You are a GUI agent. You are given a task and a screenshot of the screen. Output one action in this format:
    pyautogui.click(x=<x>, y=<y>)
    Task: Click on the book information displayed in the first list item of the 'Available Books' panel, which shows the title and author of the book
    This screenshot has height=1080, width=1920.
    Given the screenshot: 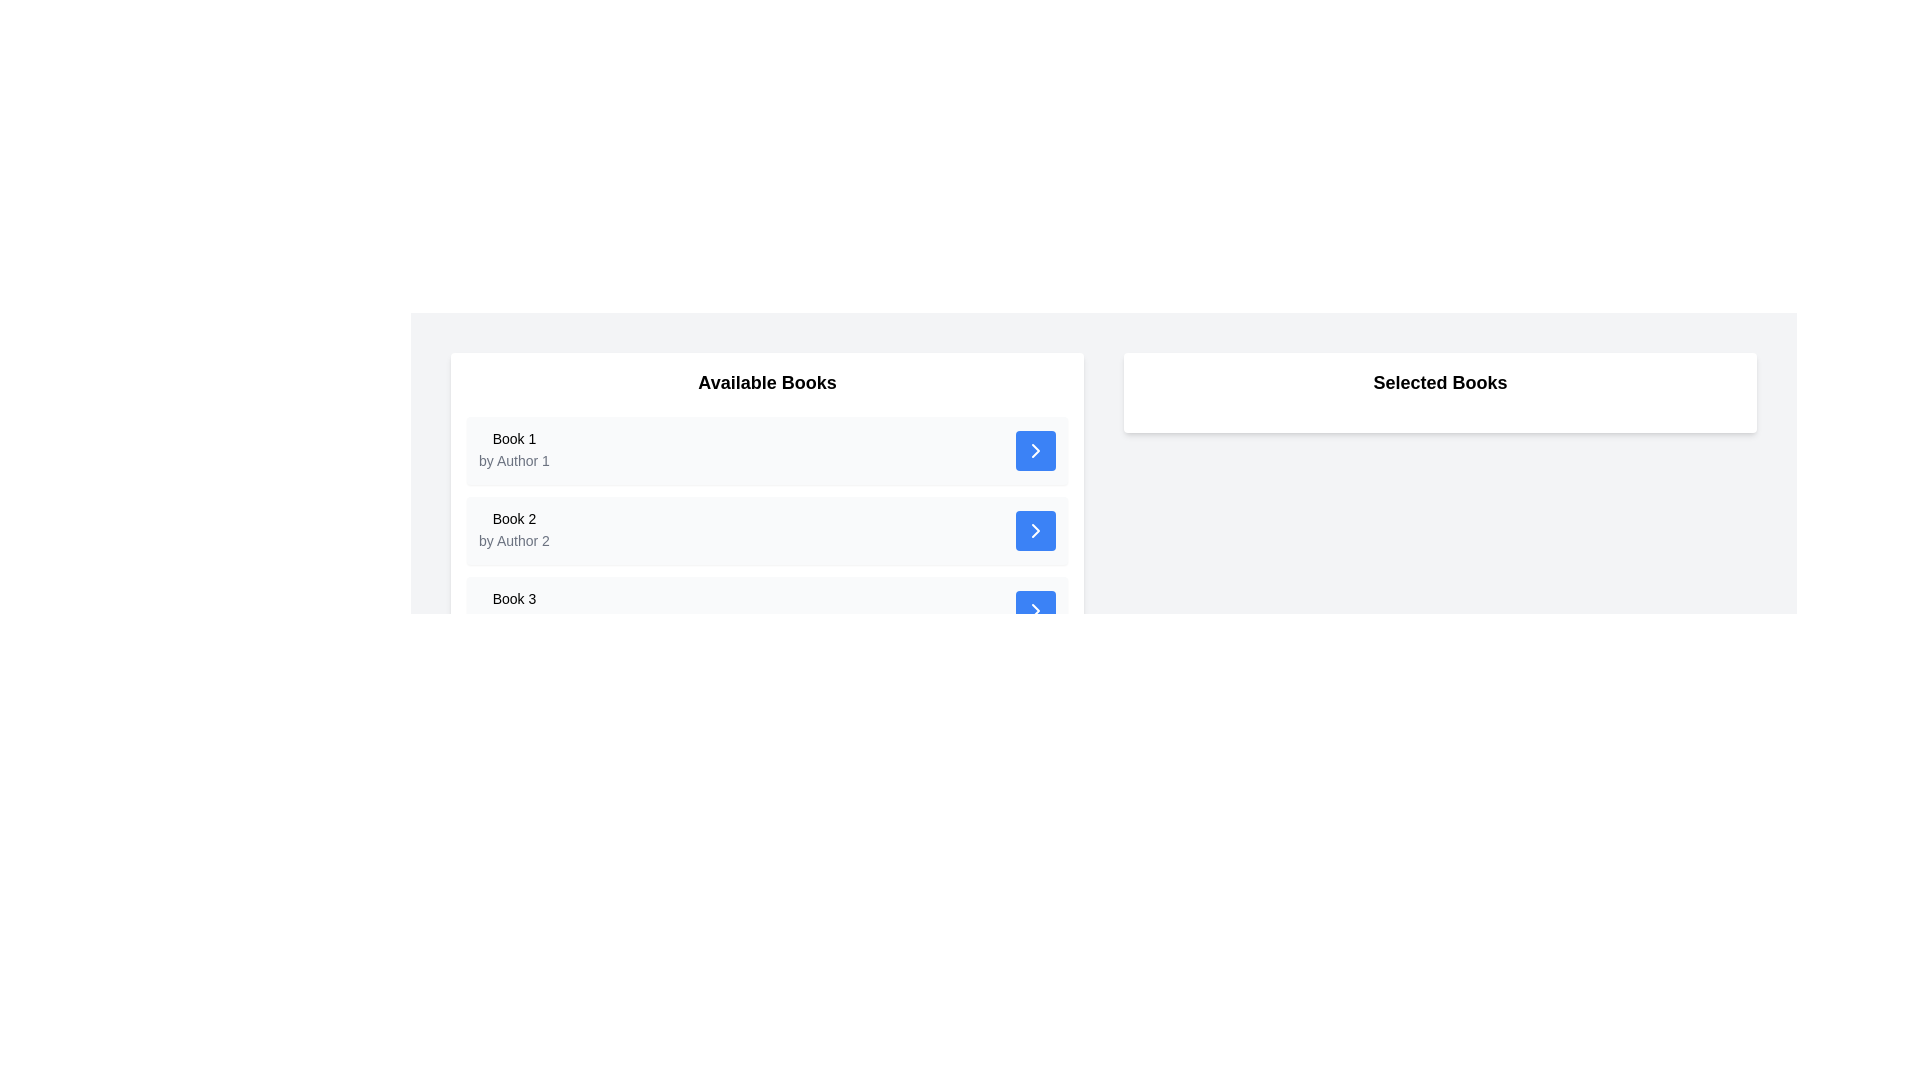 What is the action you would take?
    pyautogui.click(x=514, y=451)
    